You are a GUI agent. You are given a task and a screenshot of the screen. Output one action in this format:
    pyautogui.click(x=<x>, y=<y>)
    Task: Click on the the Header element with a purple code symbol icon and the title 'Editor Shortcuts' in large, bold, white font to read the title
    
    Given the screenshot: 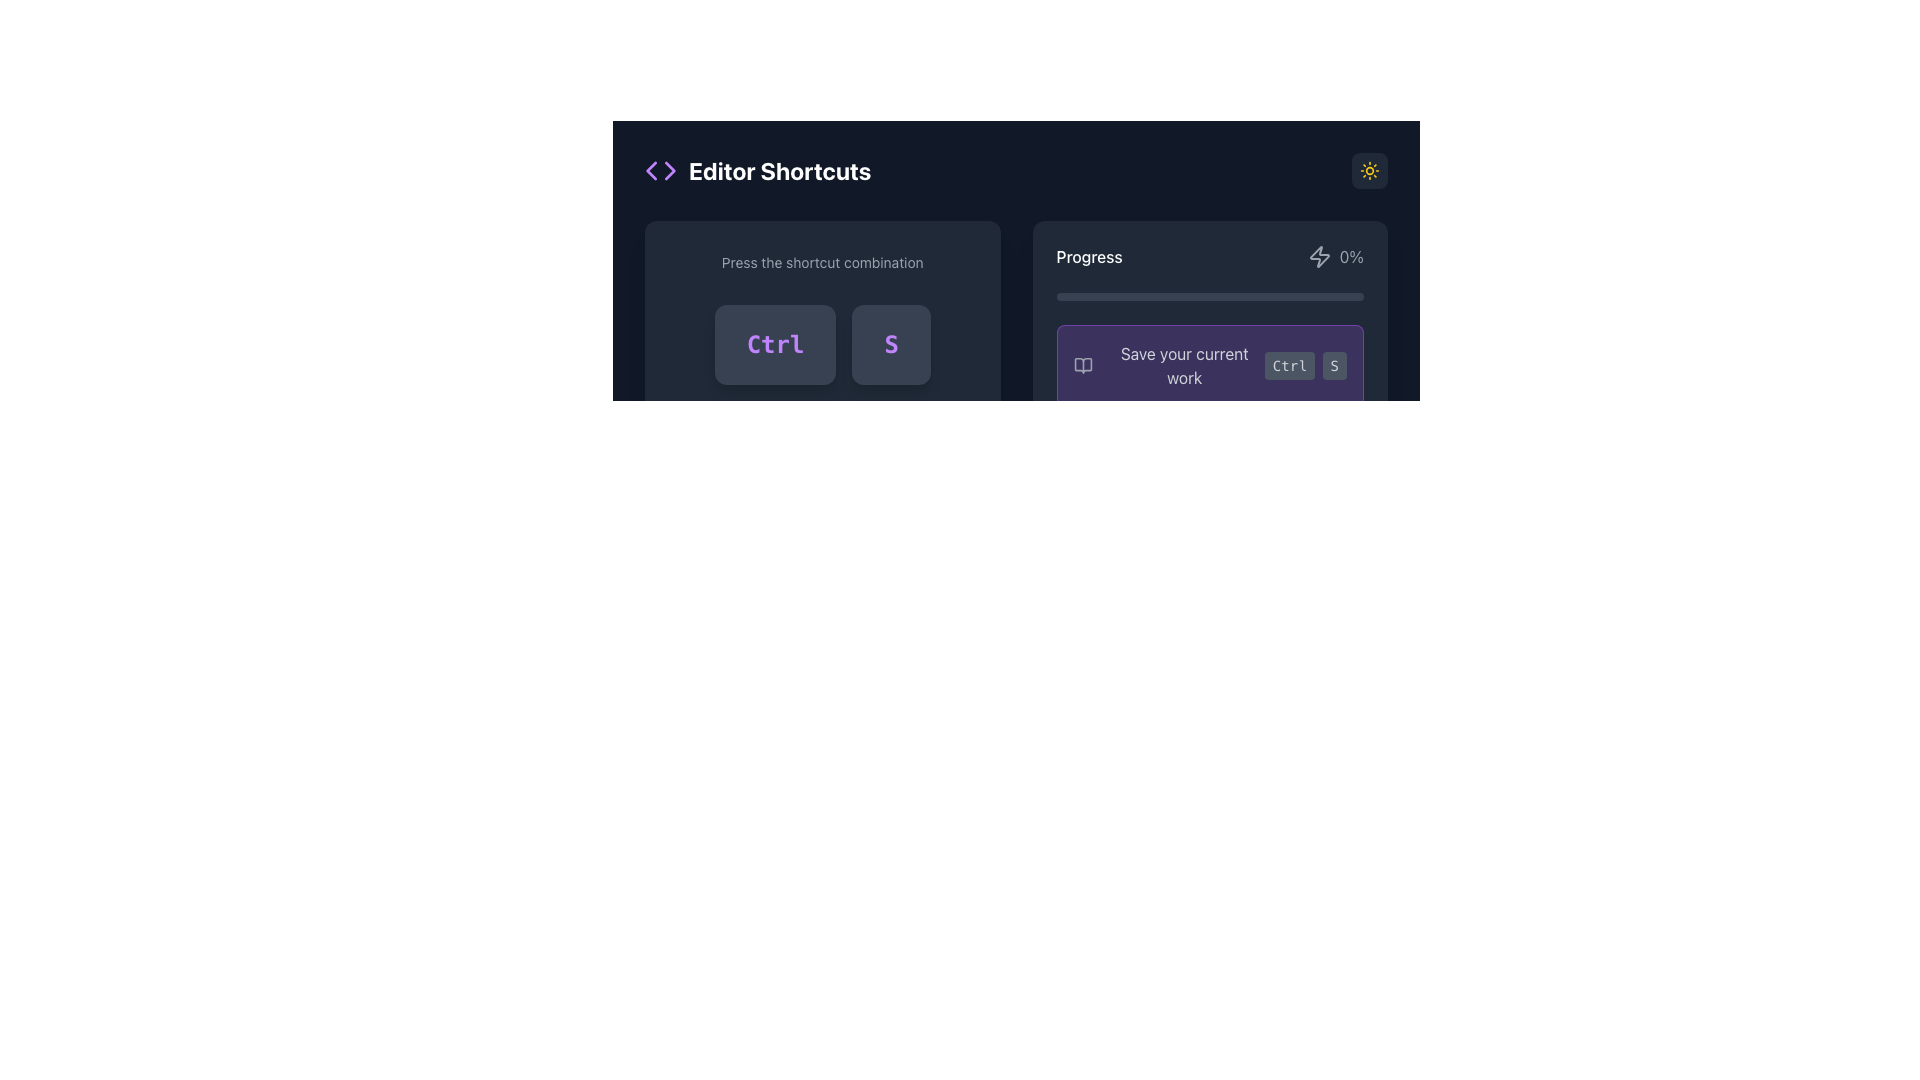 What is the action you would take?
    pyautogui.click(x=757, y=169)
    